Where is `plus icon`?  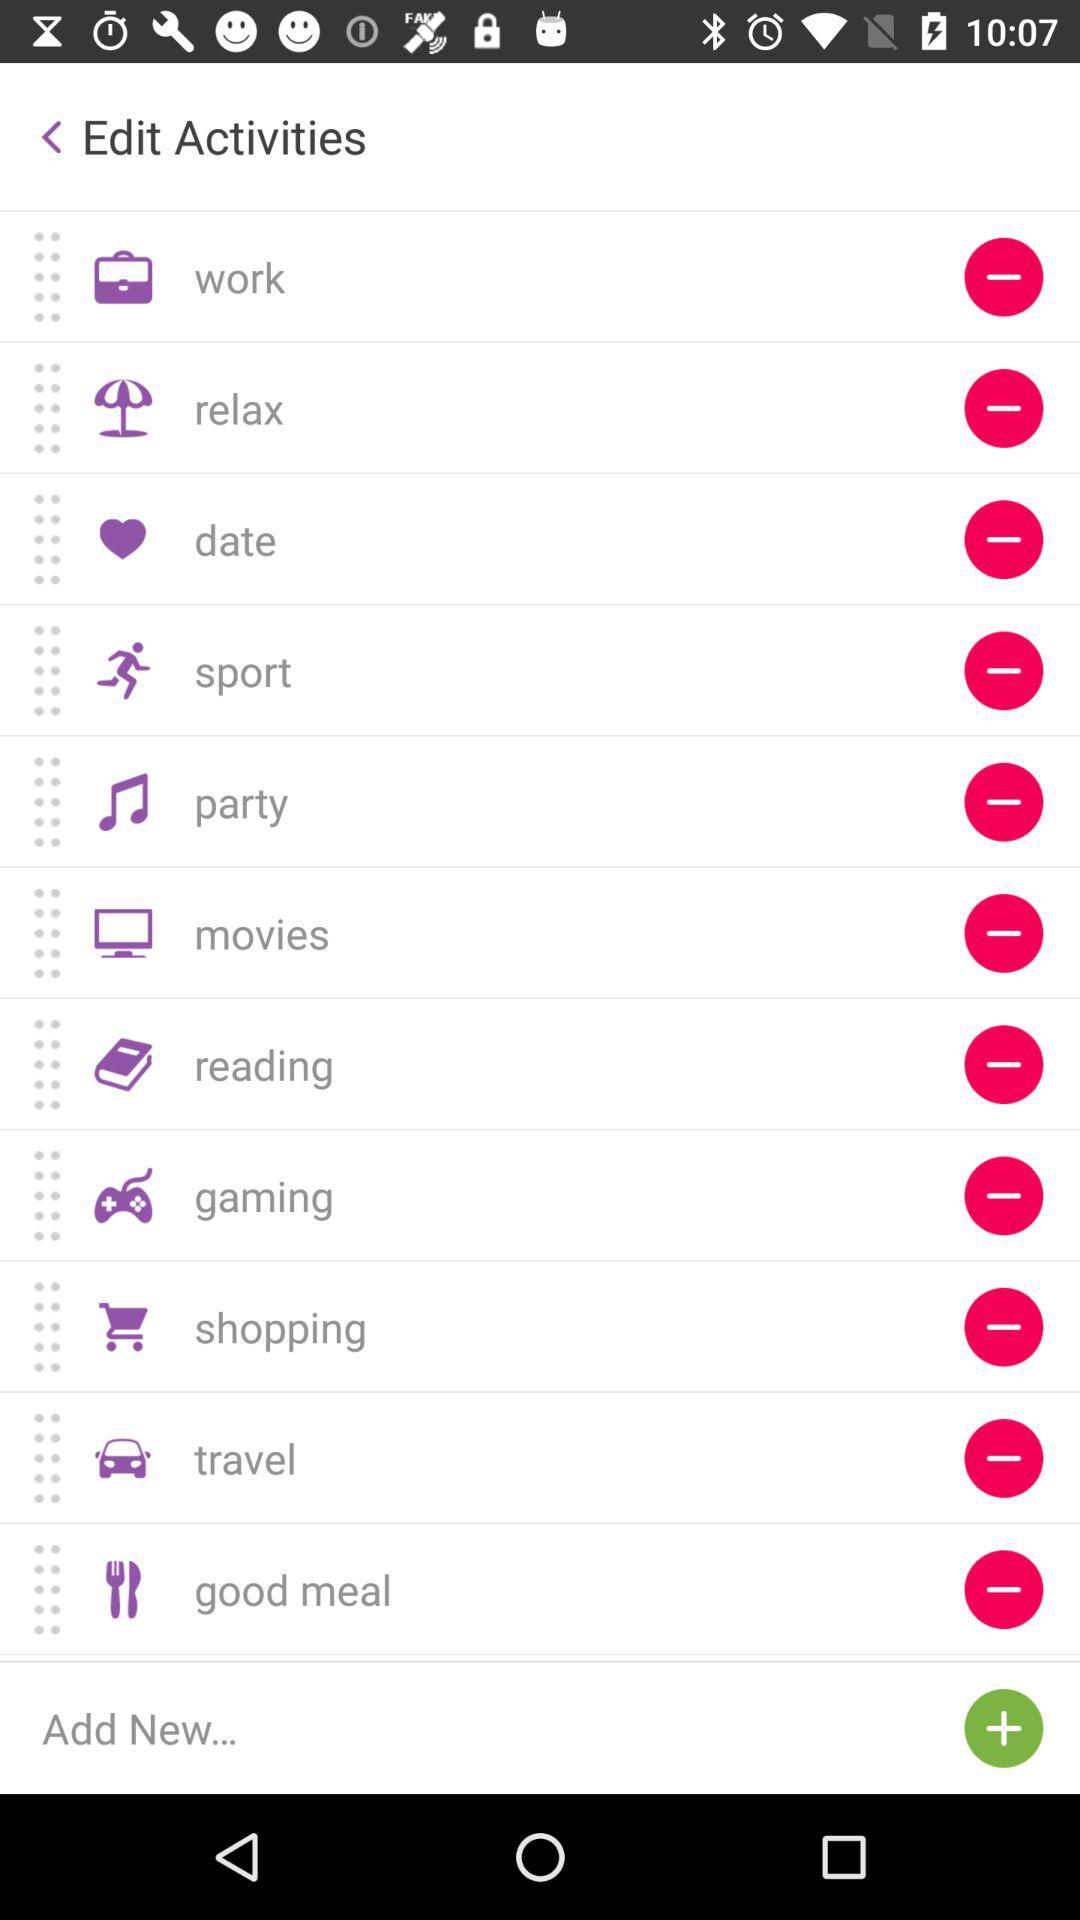
plus icon is located at coordinates (1003, 1727).